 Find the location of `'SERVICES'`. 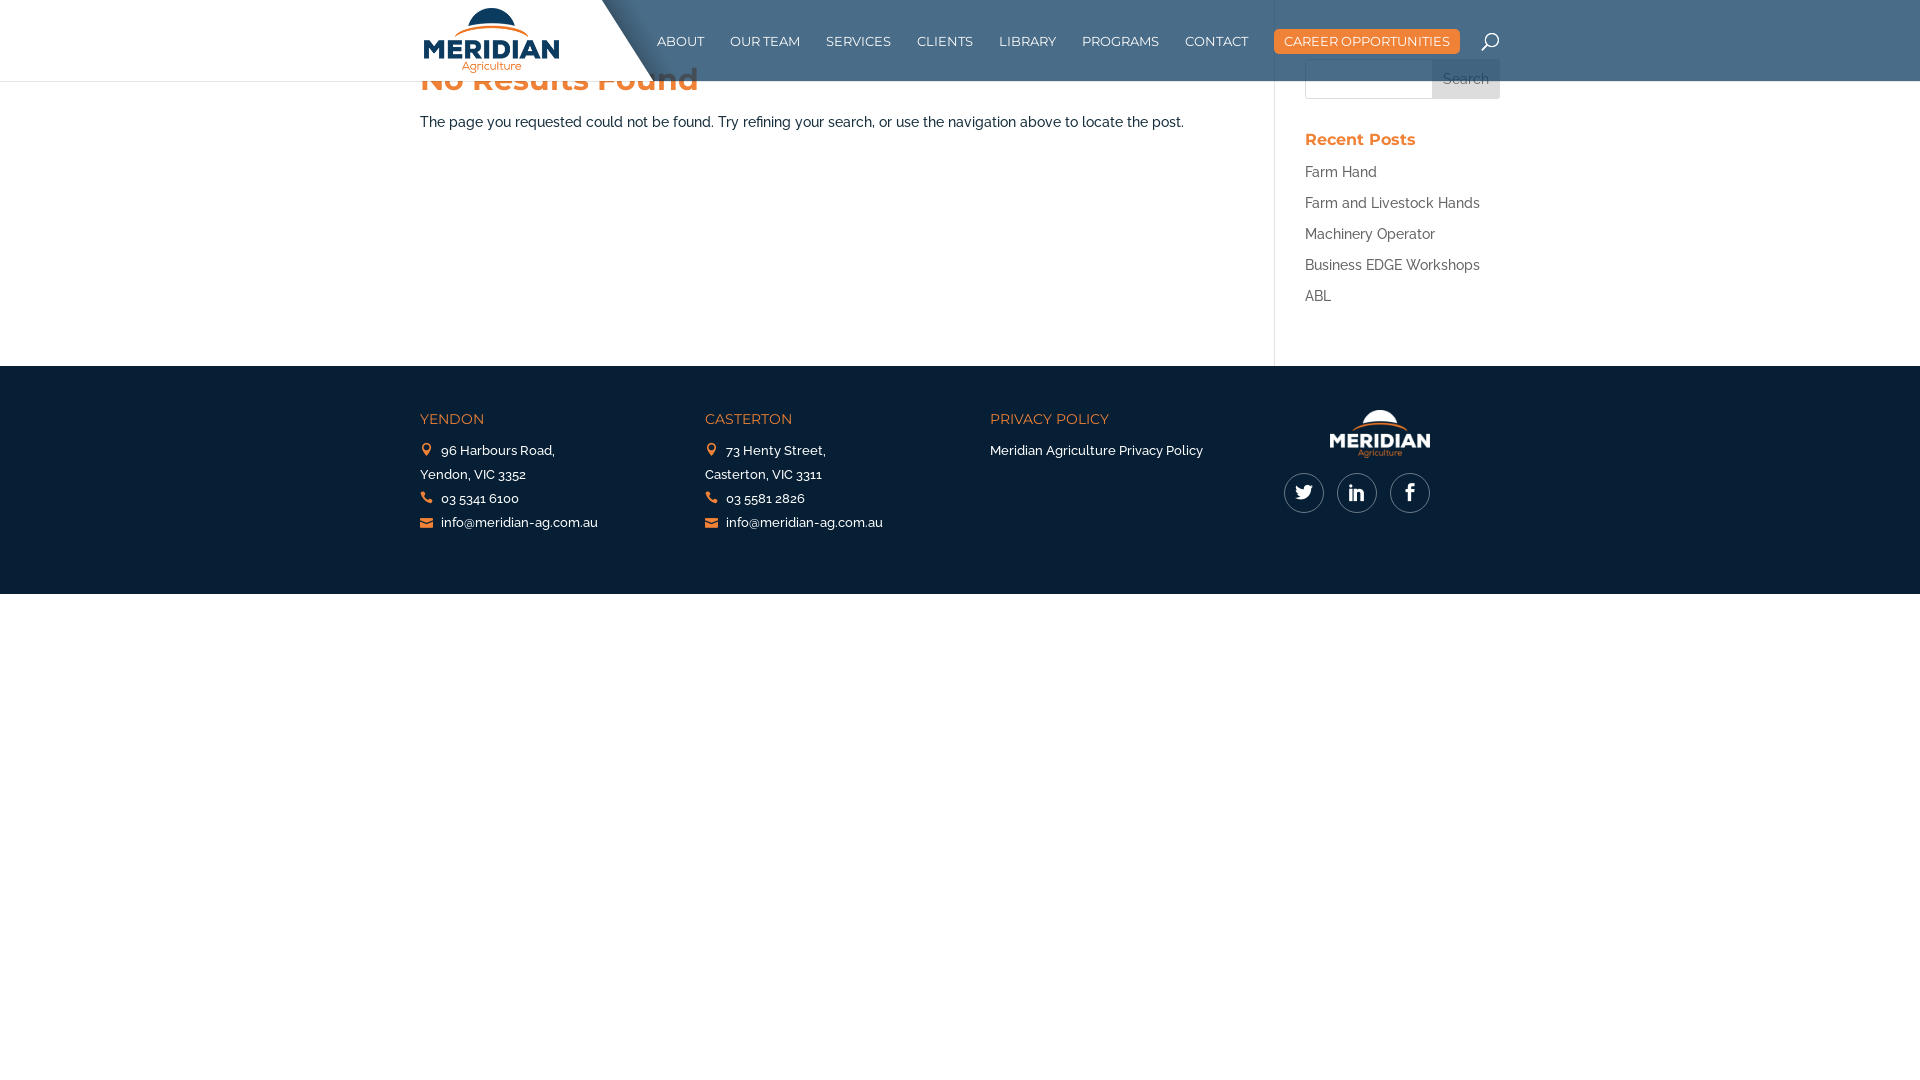

'SERVICES' is located at coordinates (825, 56).